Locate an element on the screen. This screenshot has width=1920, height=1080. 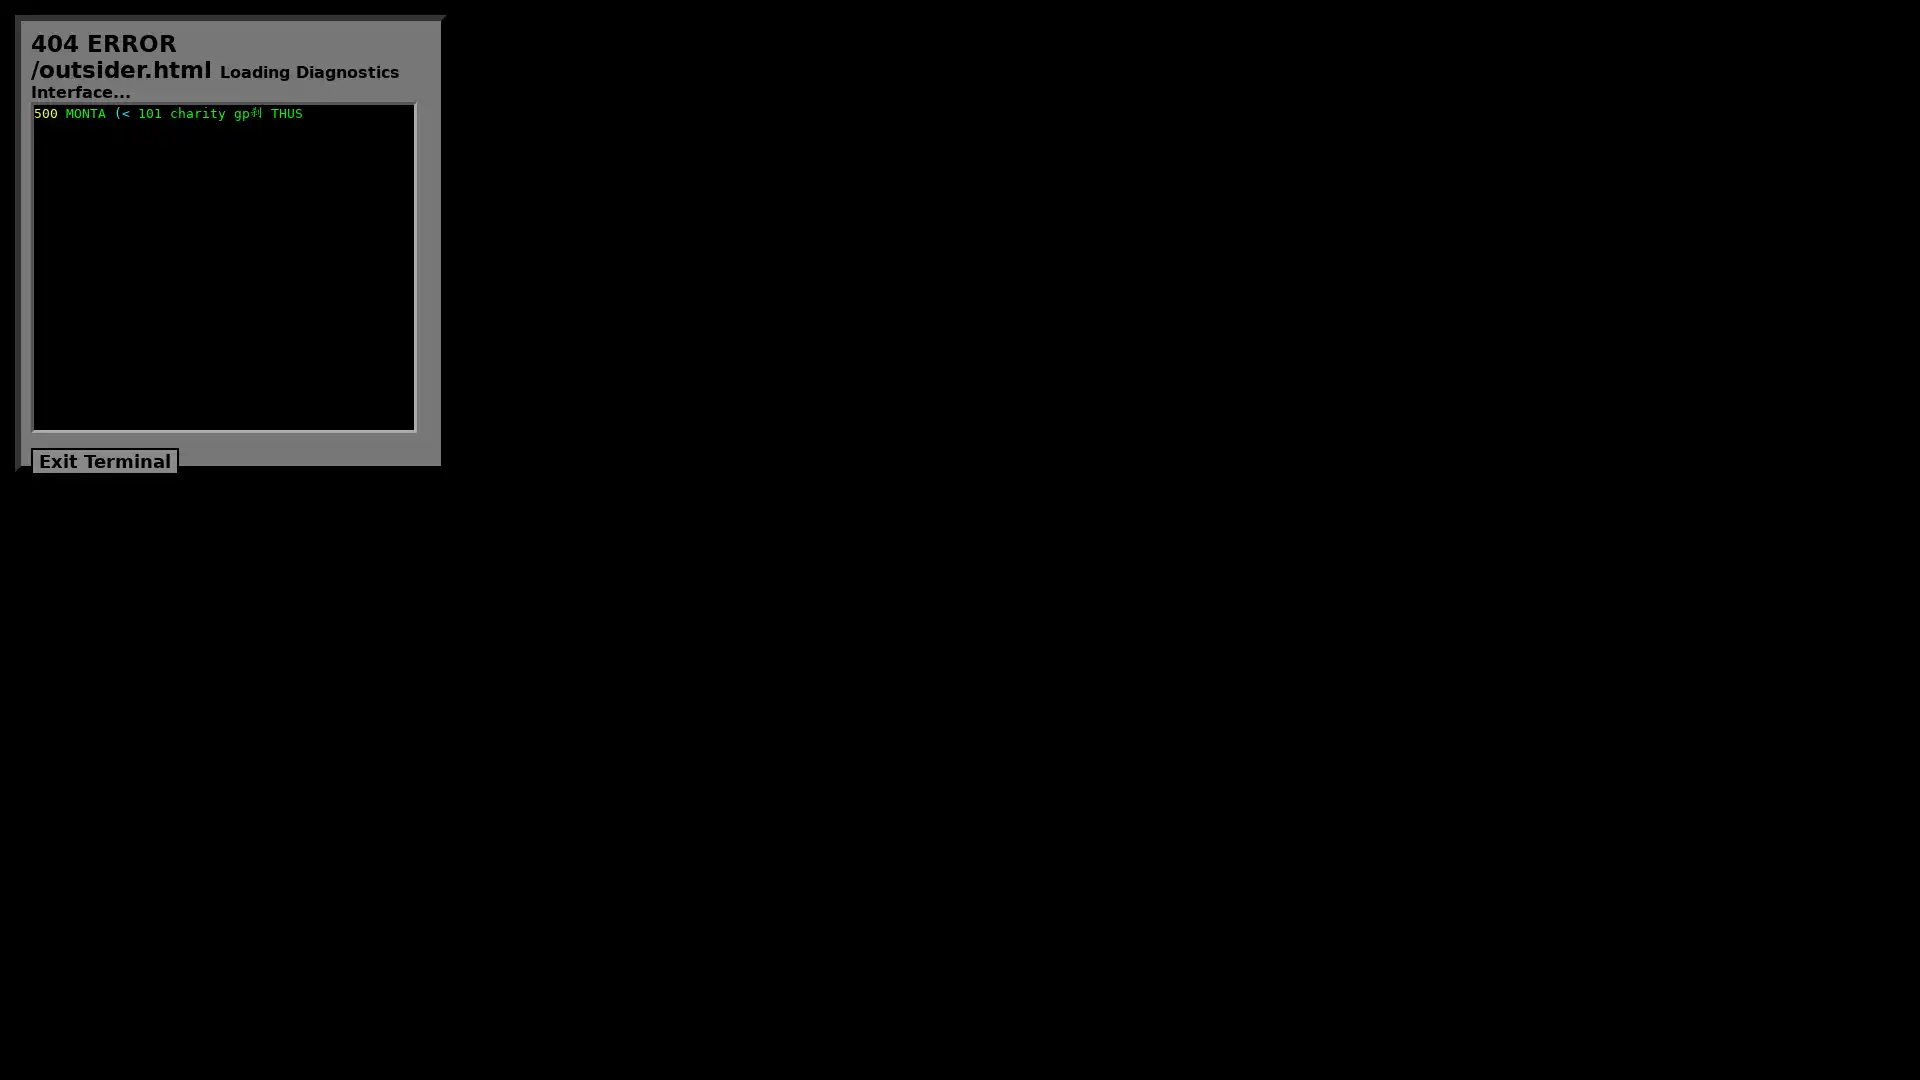
Exit Terminal is located at coordinates (104, 461).